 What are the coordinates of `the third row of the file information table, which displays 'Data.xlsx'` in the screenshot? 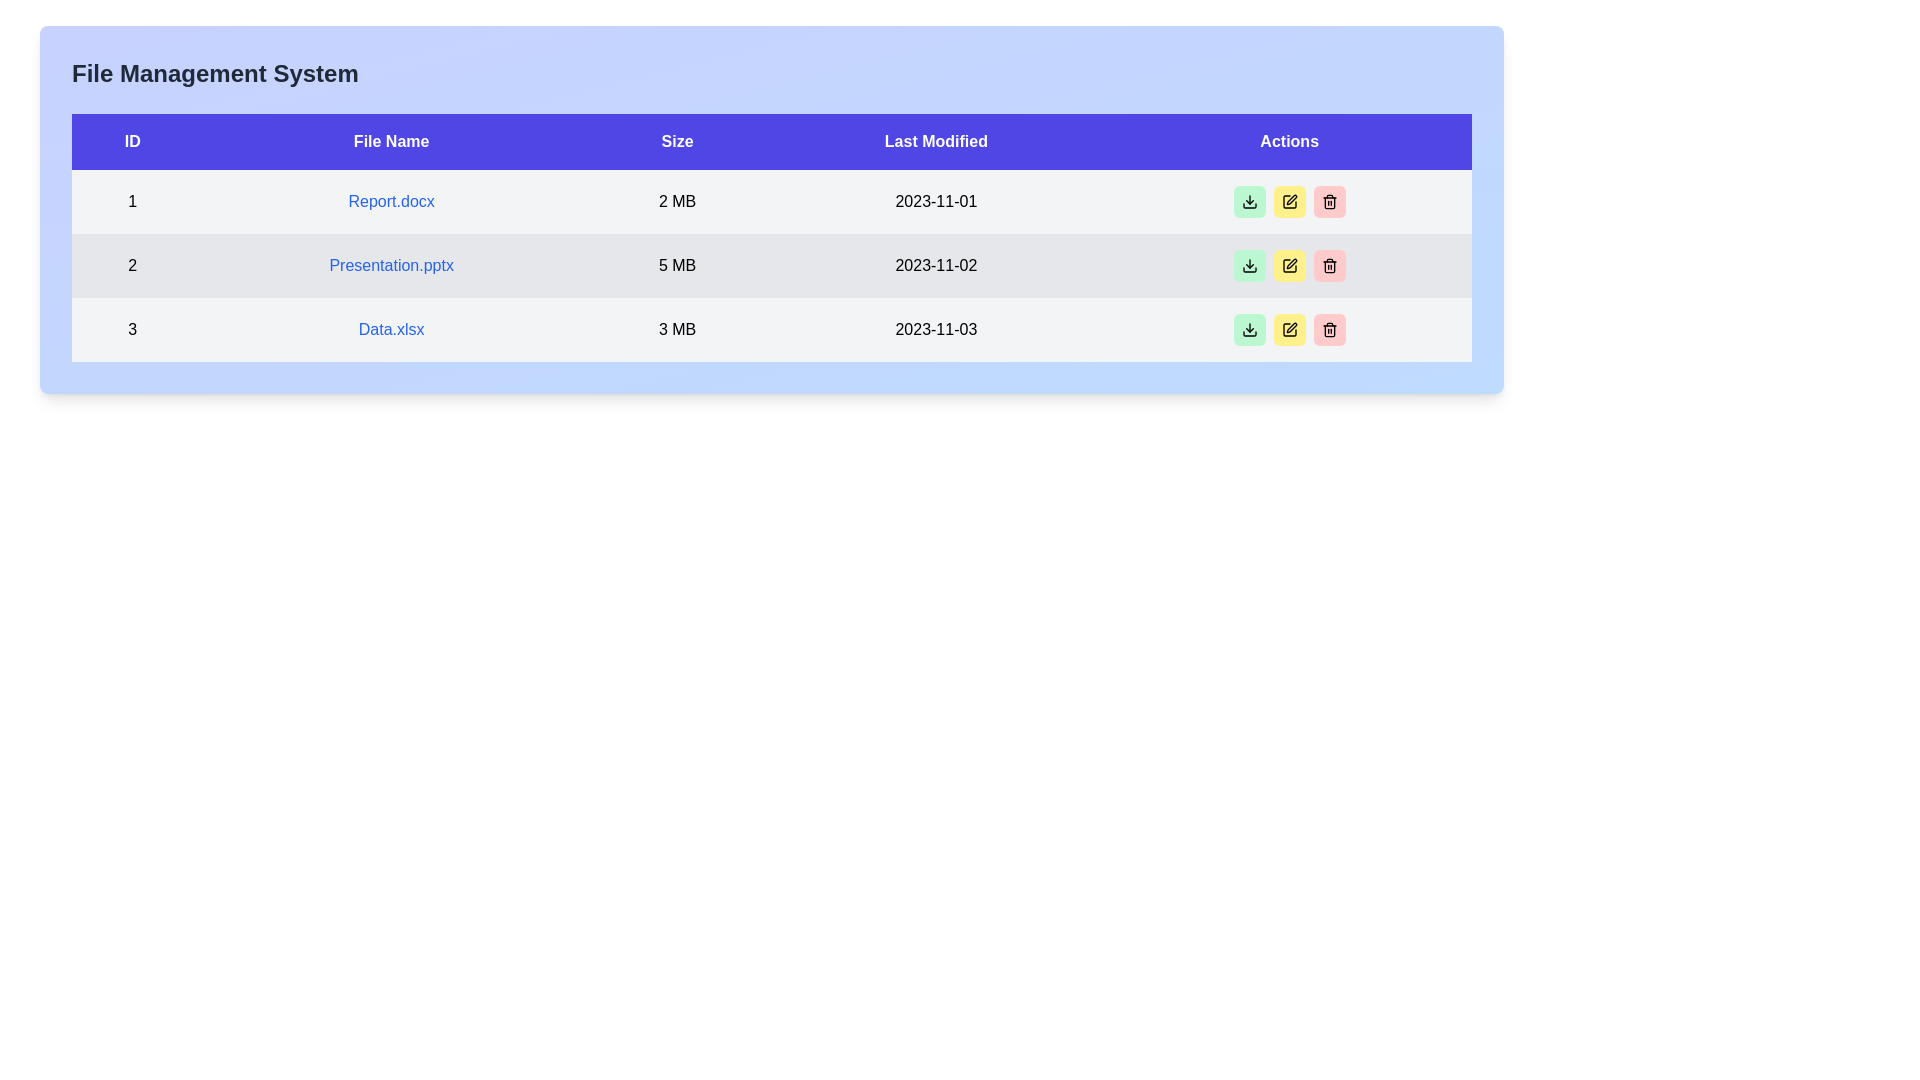 It's located at (771, 329).